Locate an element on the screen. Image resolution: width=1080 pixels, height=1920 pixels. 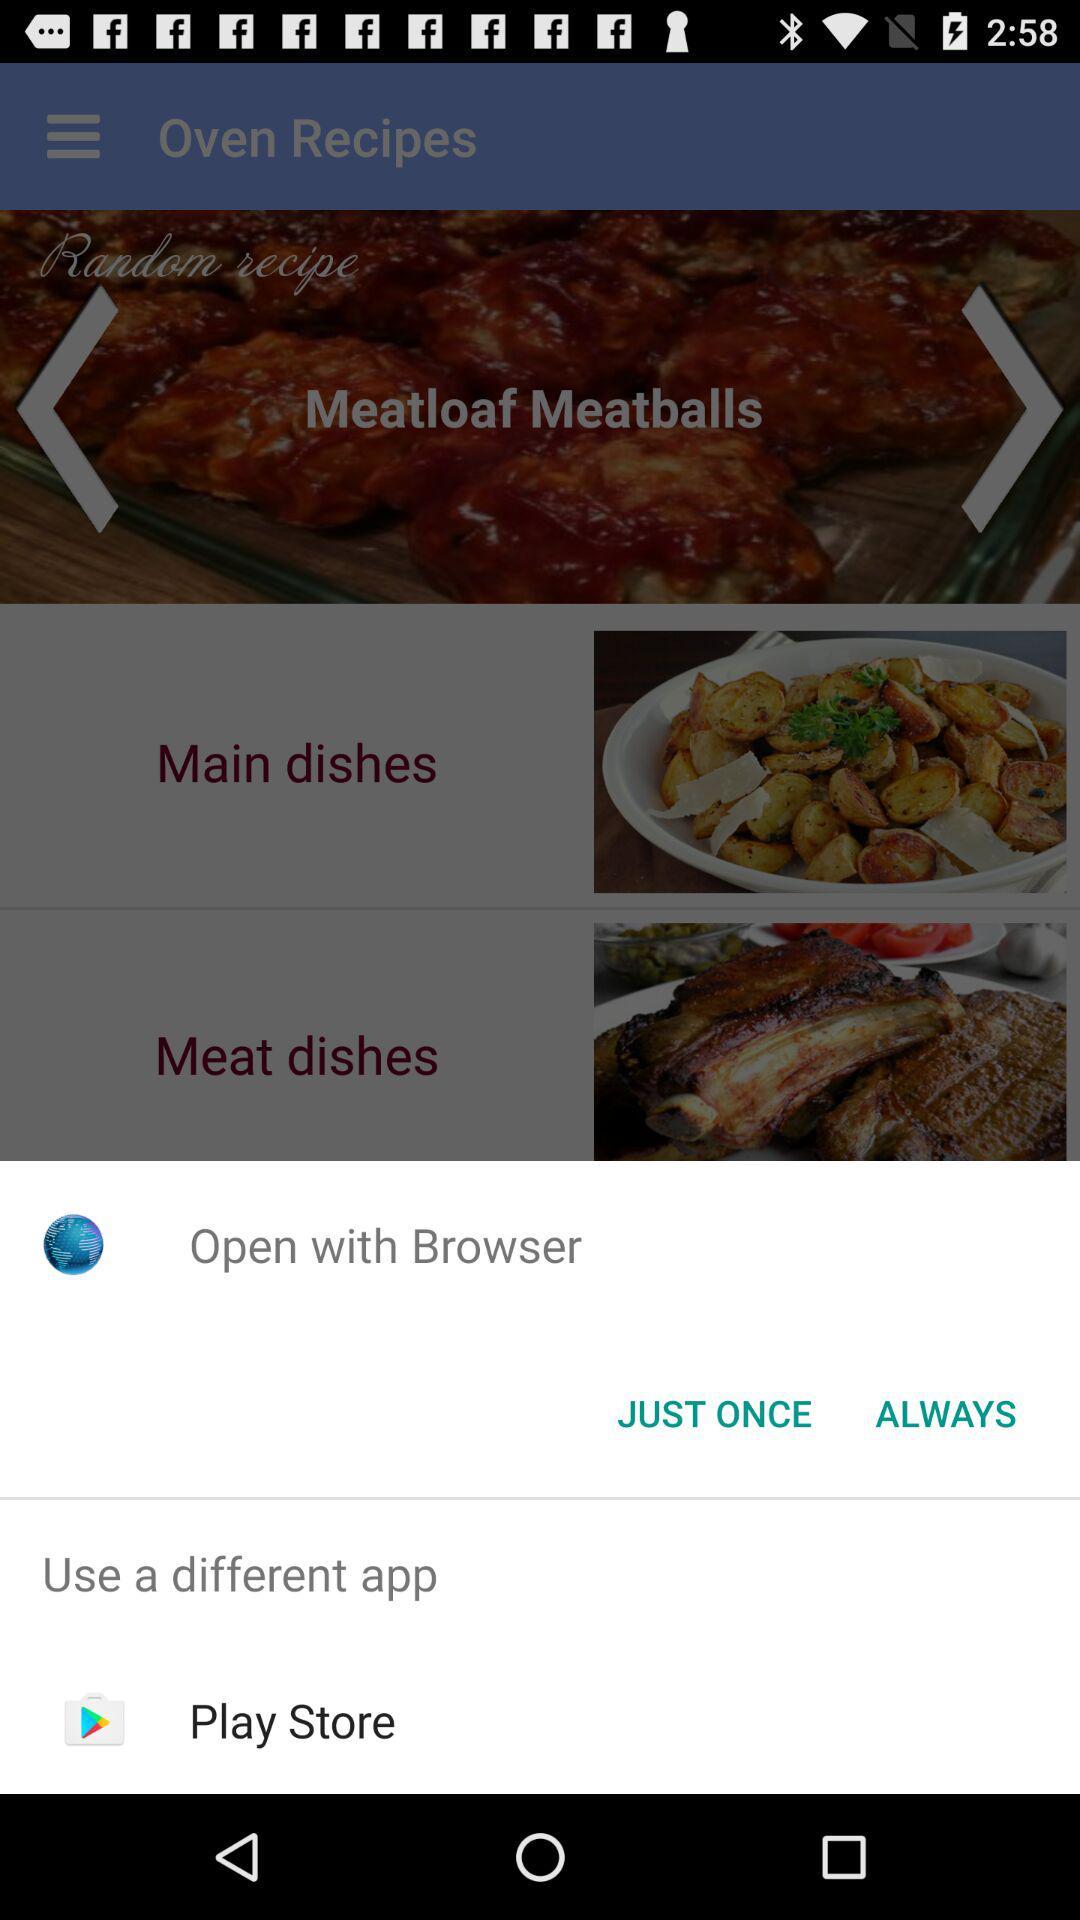
use a different app is located at coordinates (540, 1572).